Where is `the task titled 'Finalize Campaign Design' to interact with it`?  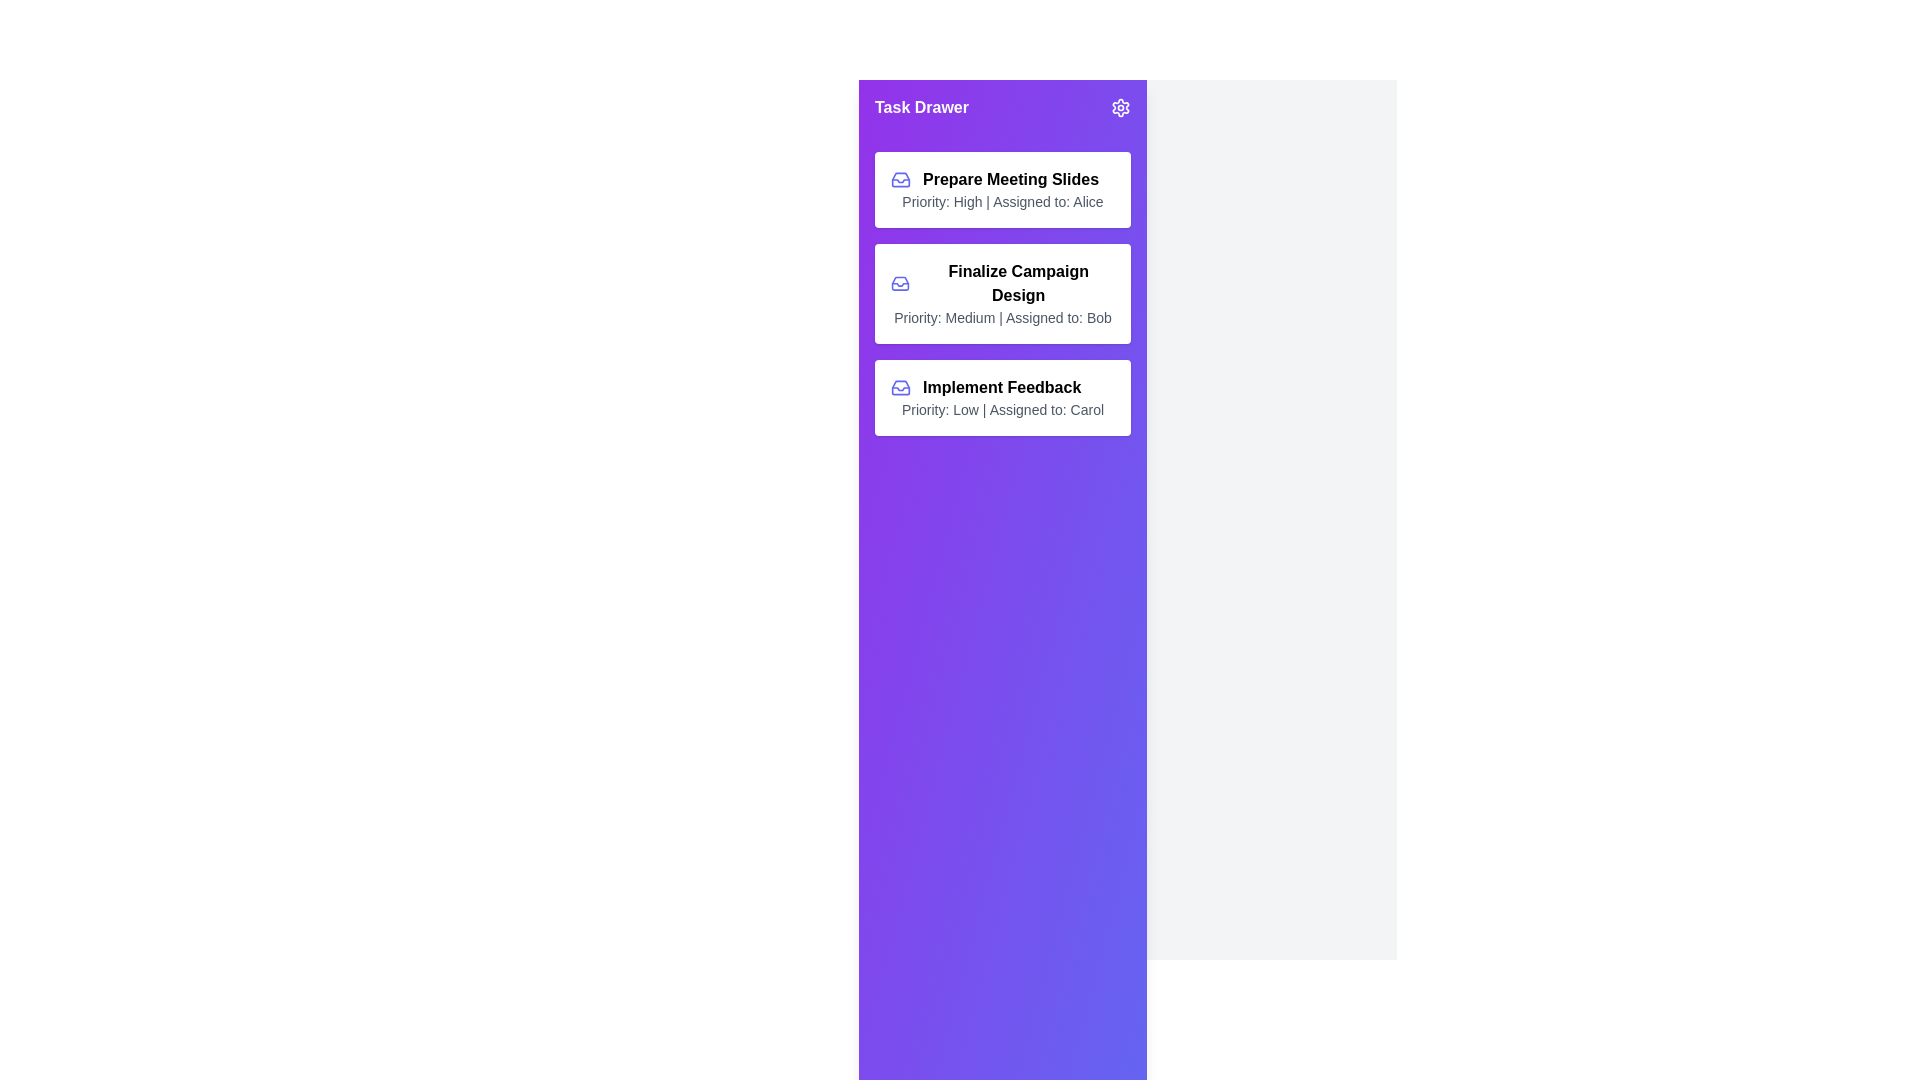
the task titled 'Finalize Campaign Design' to interact with it is located at coordinates (1003, 293).